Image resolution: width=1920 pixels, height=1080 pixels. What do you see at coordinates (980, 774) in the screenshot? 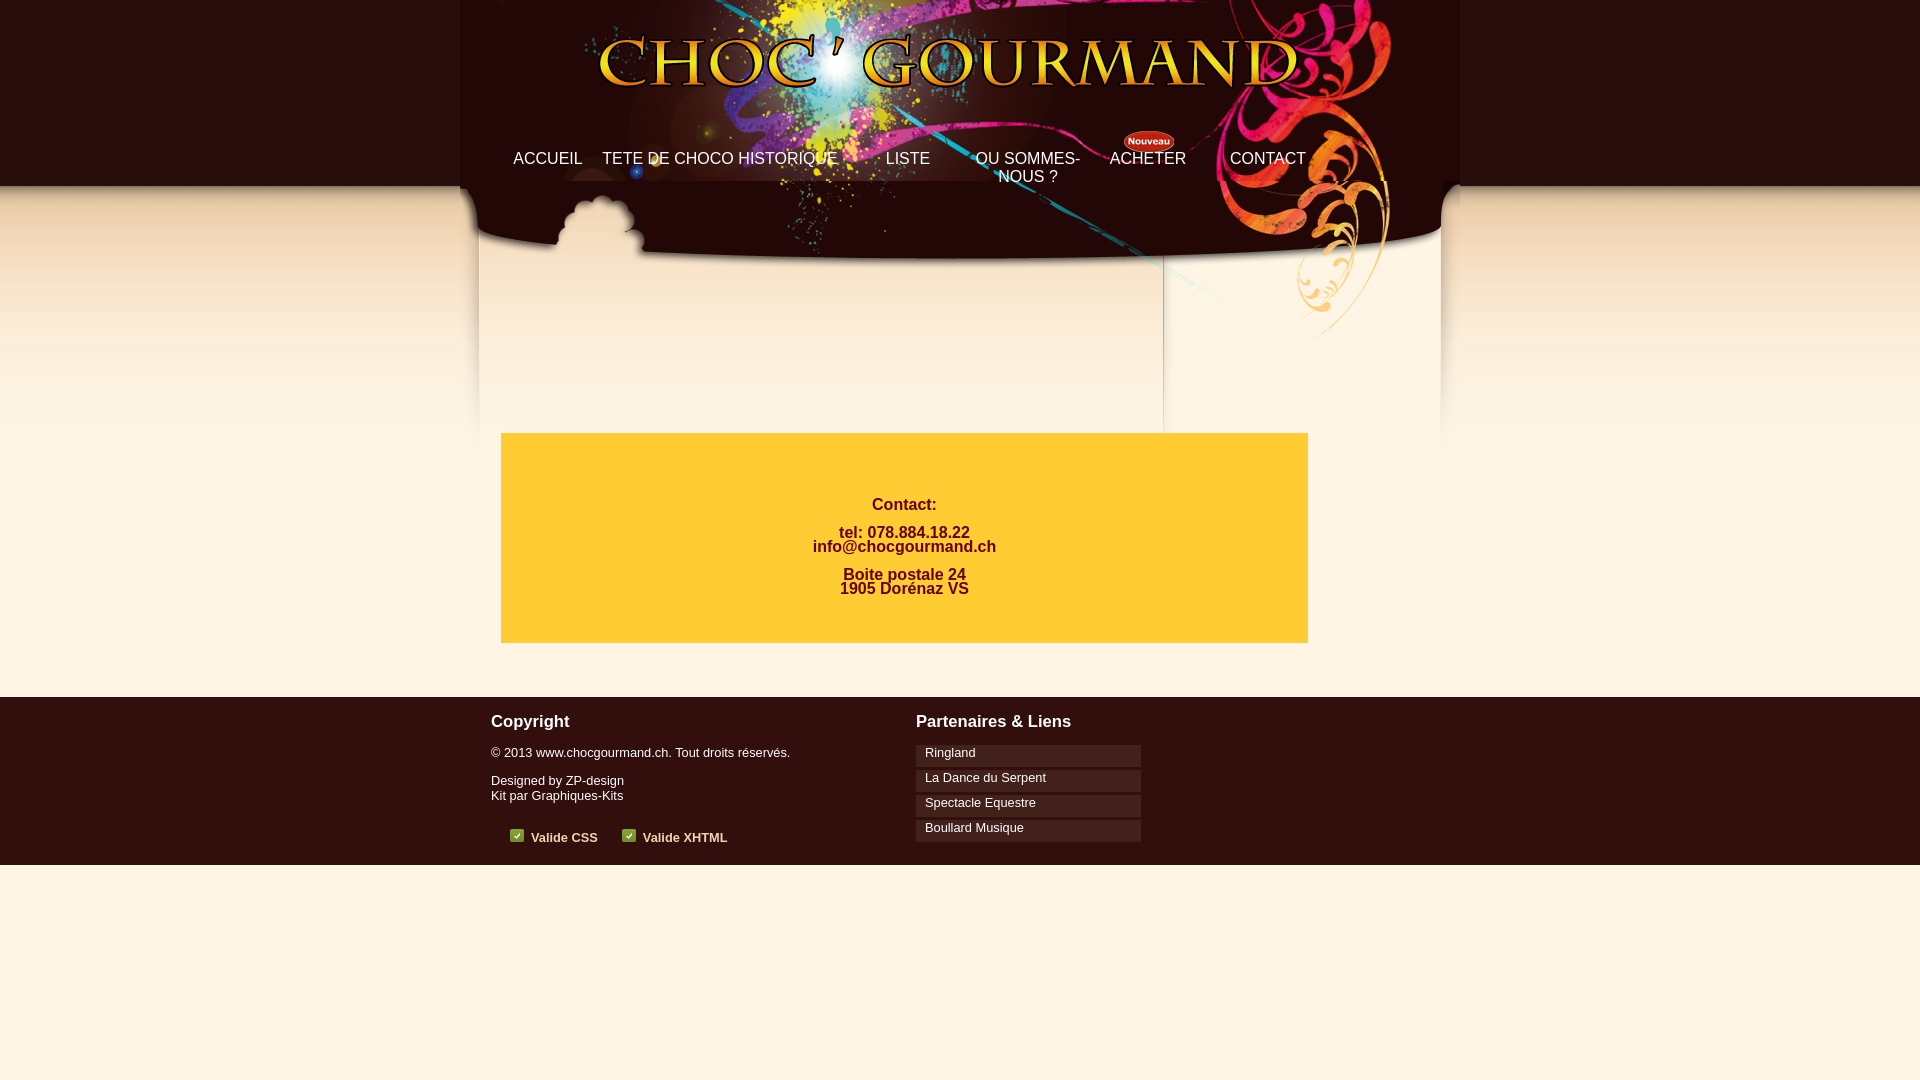
I see `'La Dance du Serpent'` at bounding box center [980, 774].